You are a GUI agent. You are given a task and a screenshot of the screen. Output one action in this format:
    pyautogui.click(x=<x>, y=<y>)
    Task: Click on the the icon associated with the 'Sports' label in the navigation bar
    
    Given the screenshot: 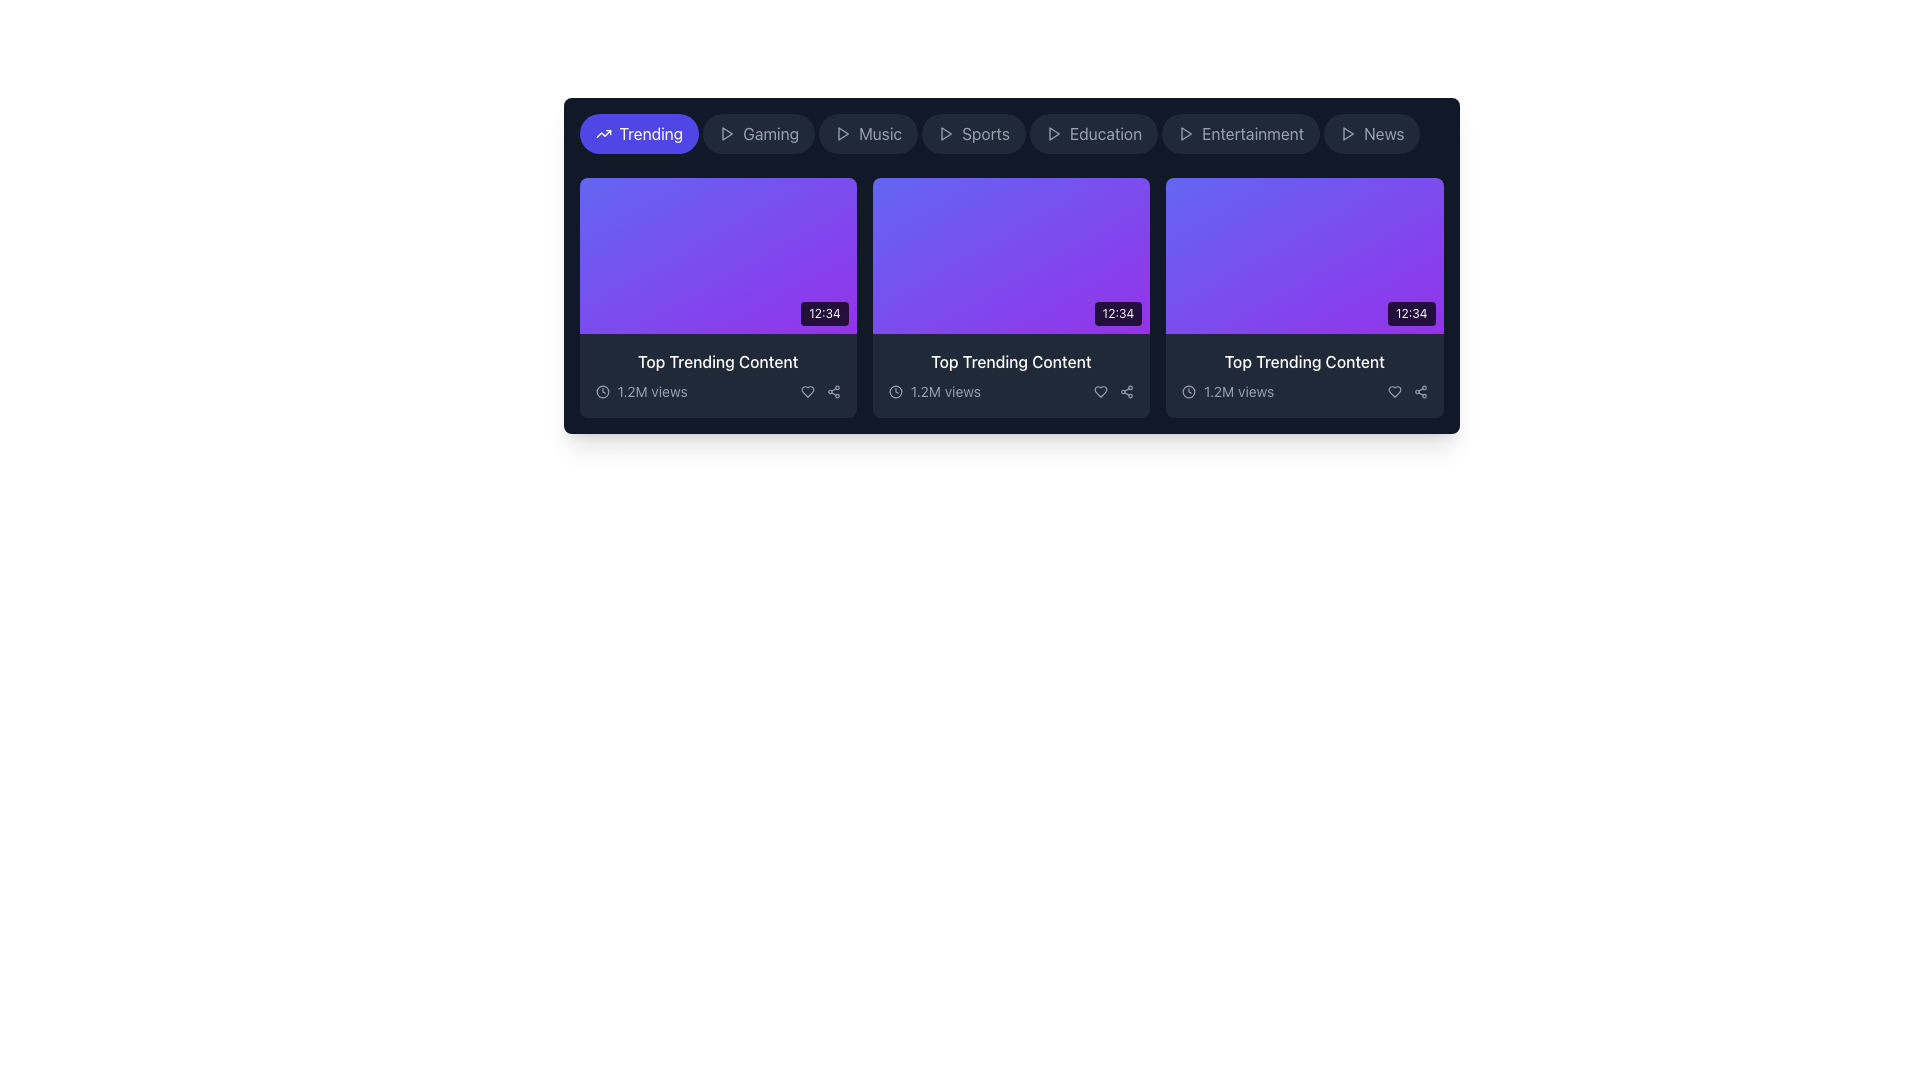 What is the action you would take?
    pyautogui.click(x=945, y=134)
    